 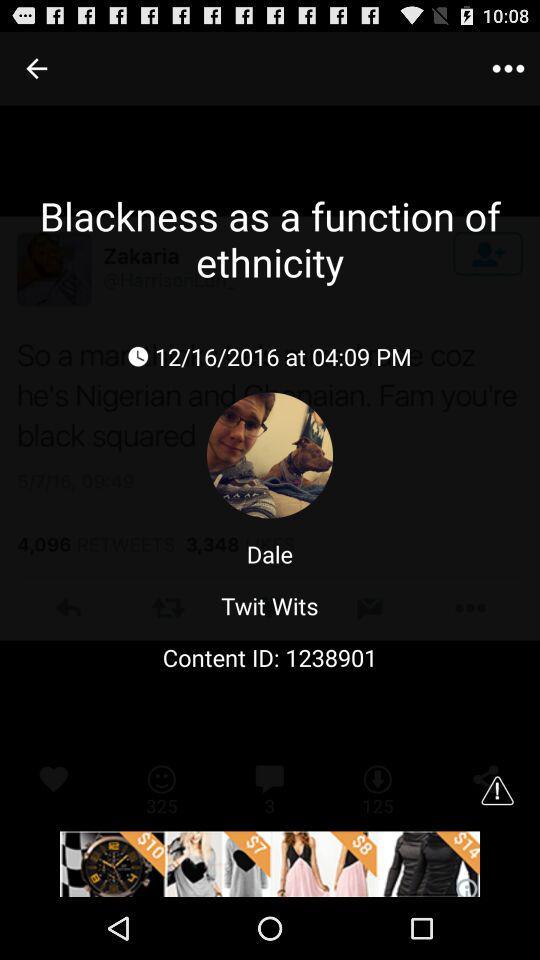 I want to click on warning icon, so click(x=496, y=790).